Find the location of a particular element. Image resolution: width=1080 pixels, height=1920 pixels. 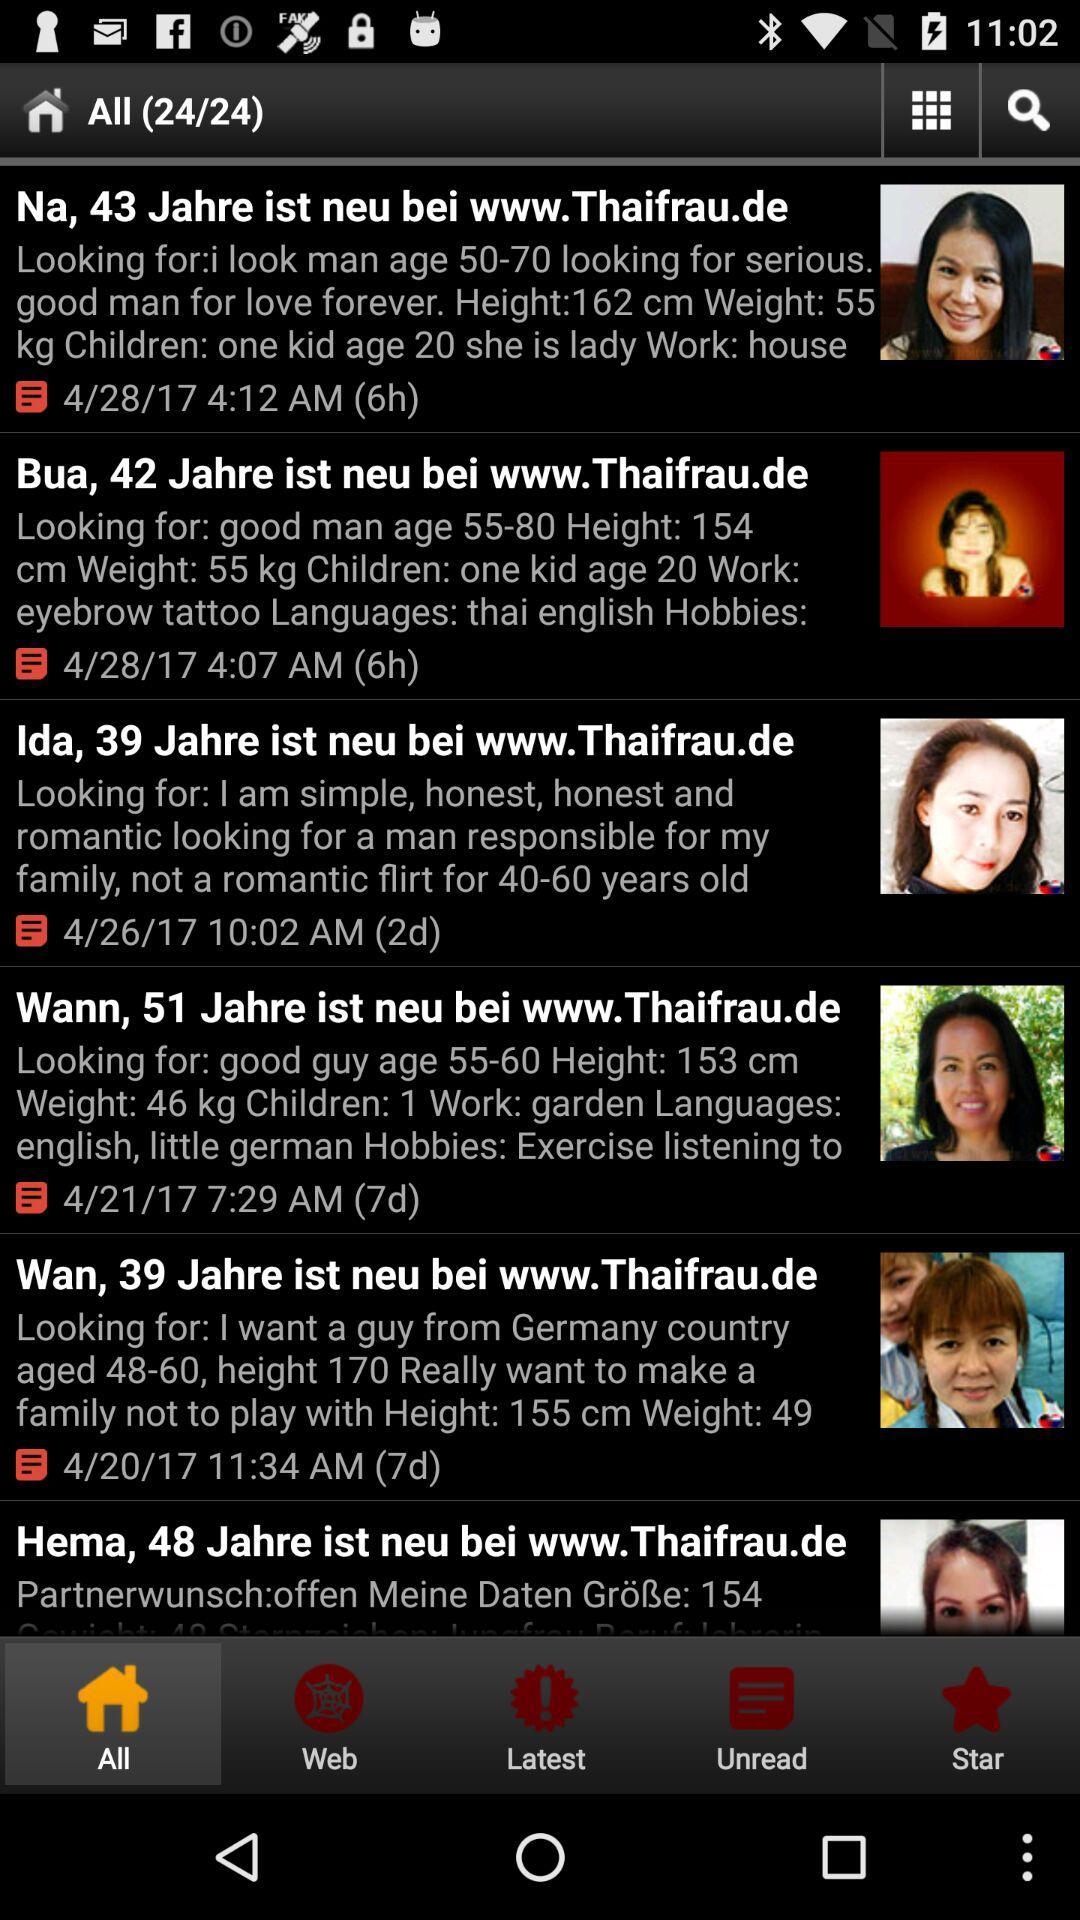

the internet is located at coordinates (328, 1713).